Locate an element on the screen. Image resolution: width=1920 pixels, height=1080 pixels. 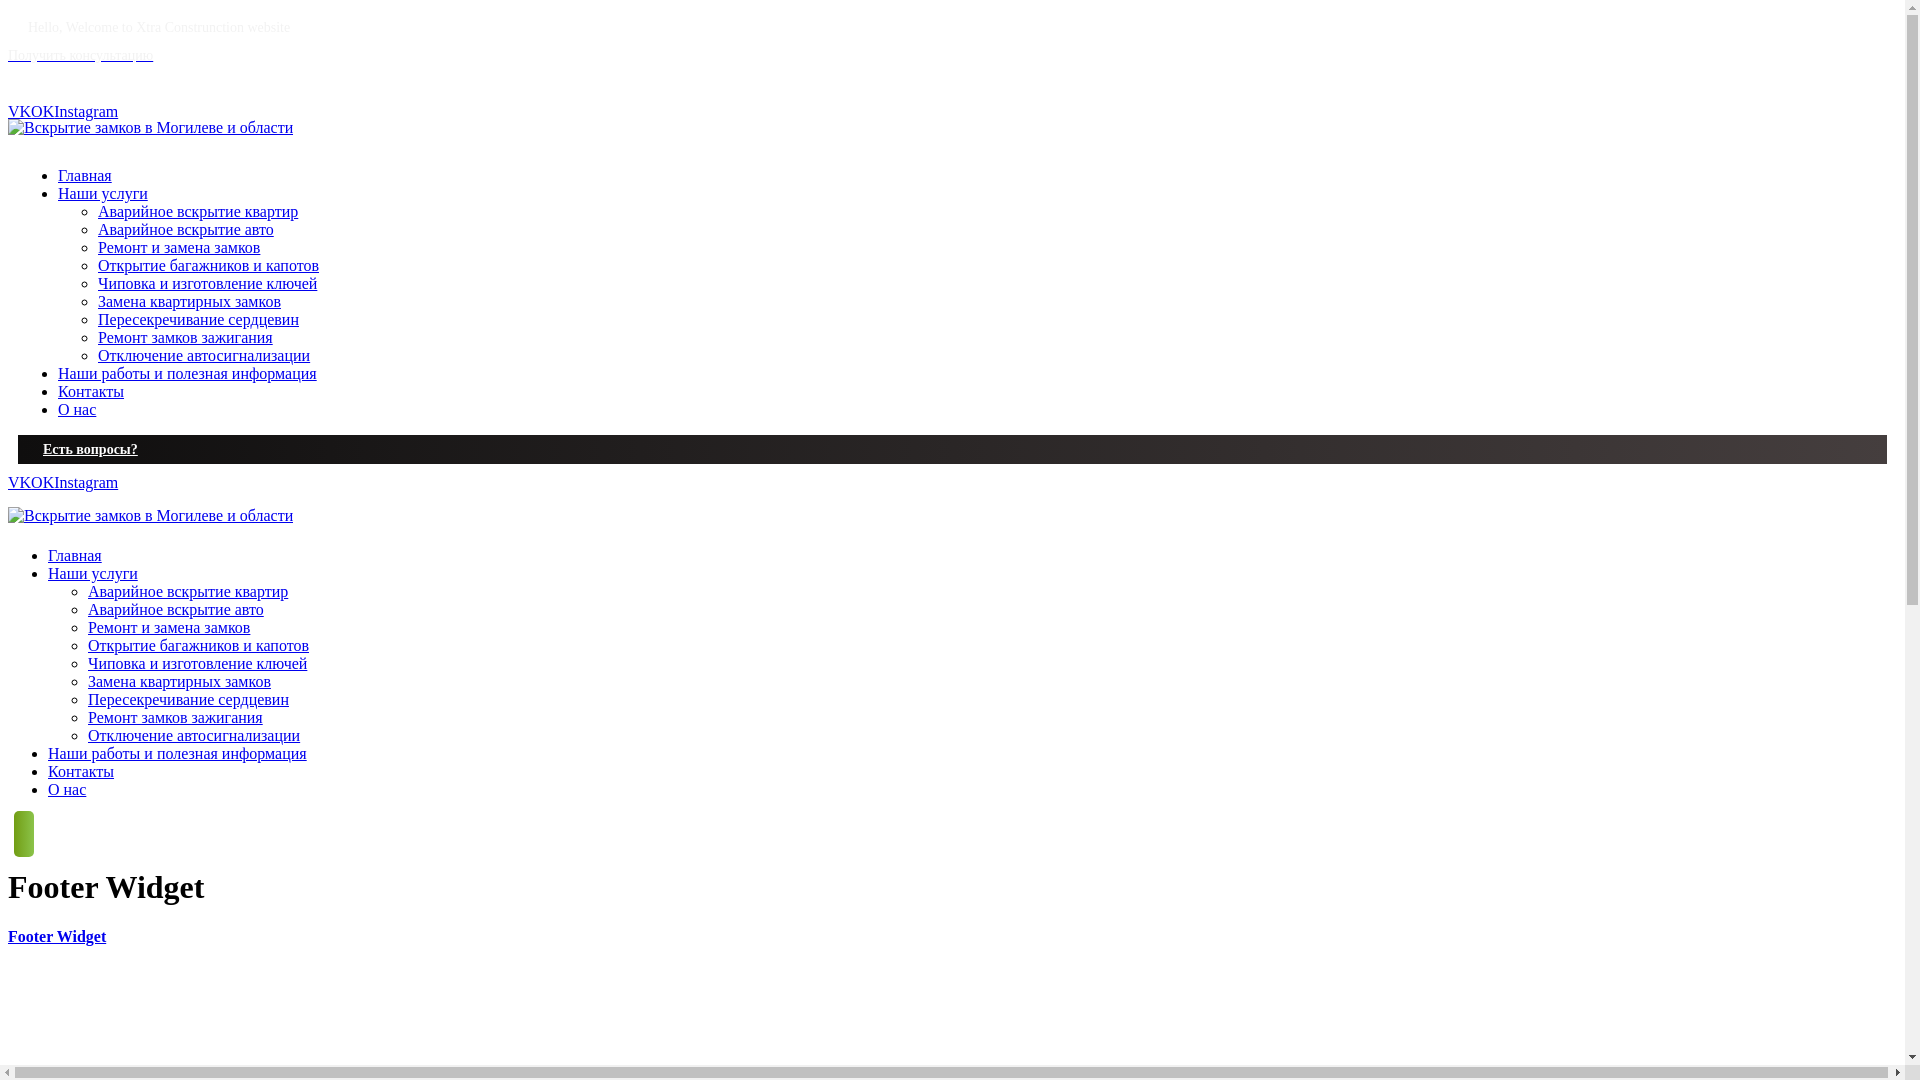
'Instagram' is located at coordinates (85, 482).